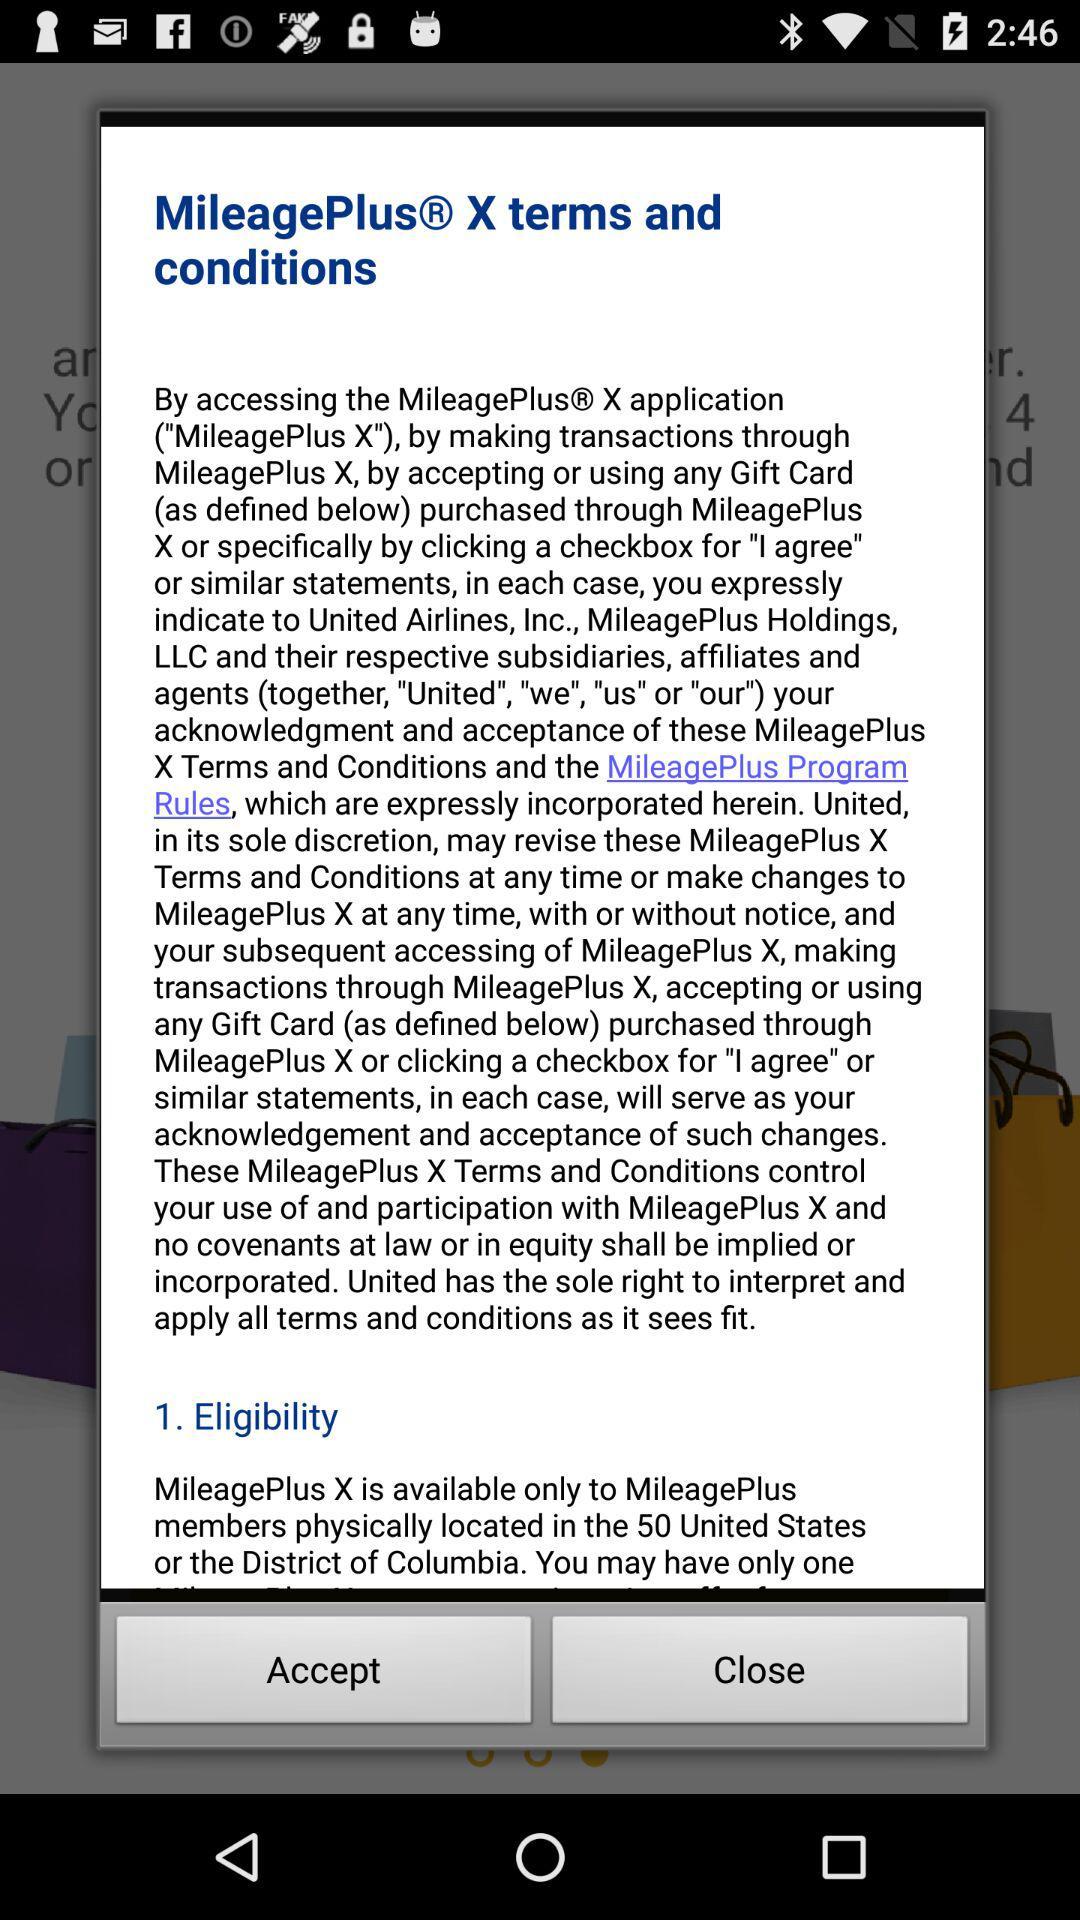 This screenshot has width=1080, height=1920. Describe the element at coordinates (542, 857) in the screenshot. I see `item at the center` at that location.